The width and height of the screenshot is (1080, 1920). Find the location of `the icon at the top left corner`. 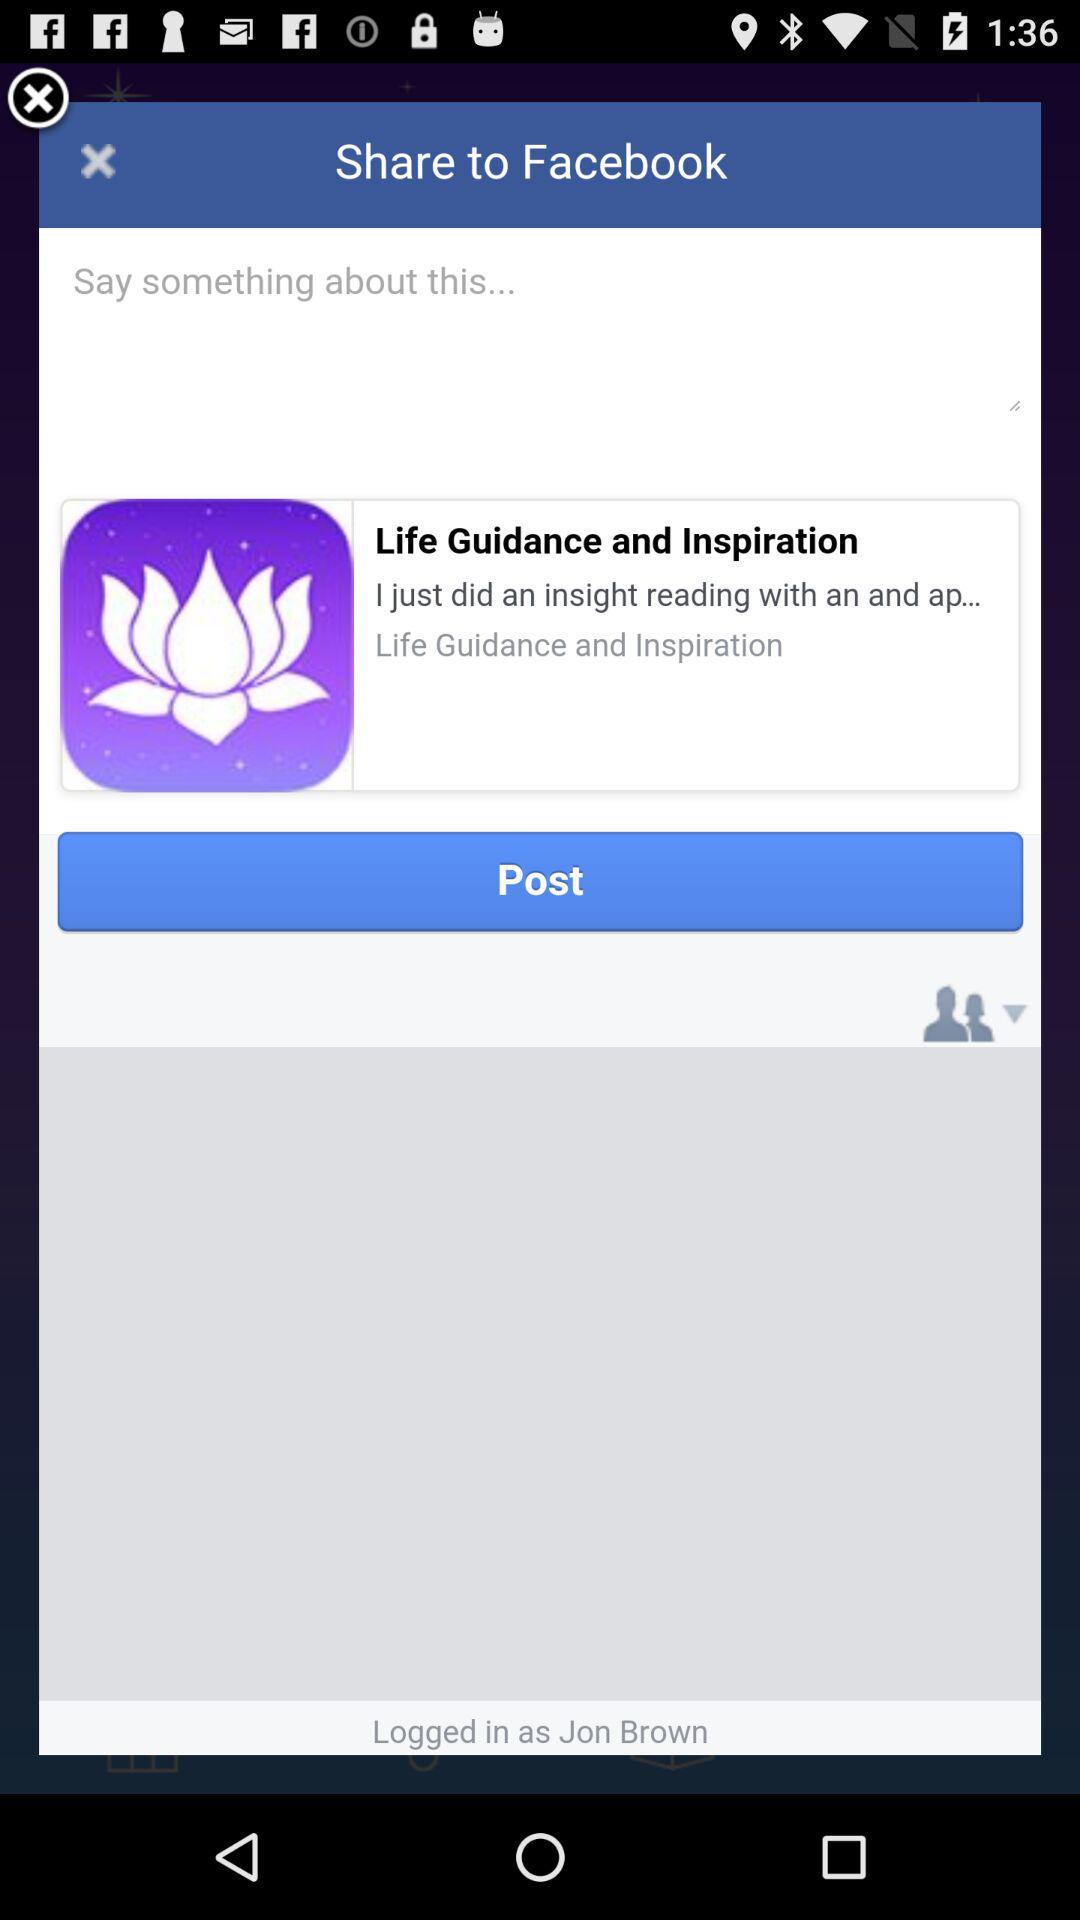

the icon at the top left corner is located at coordinates (38, 100).